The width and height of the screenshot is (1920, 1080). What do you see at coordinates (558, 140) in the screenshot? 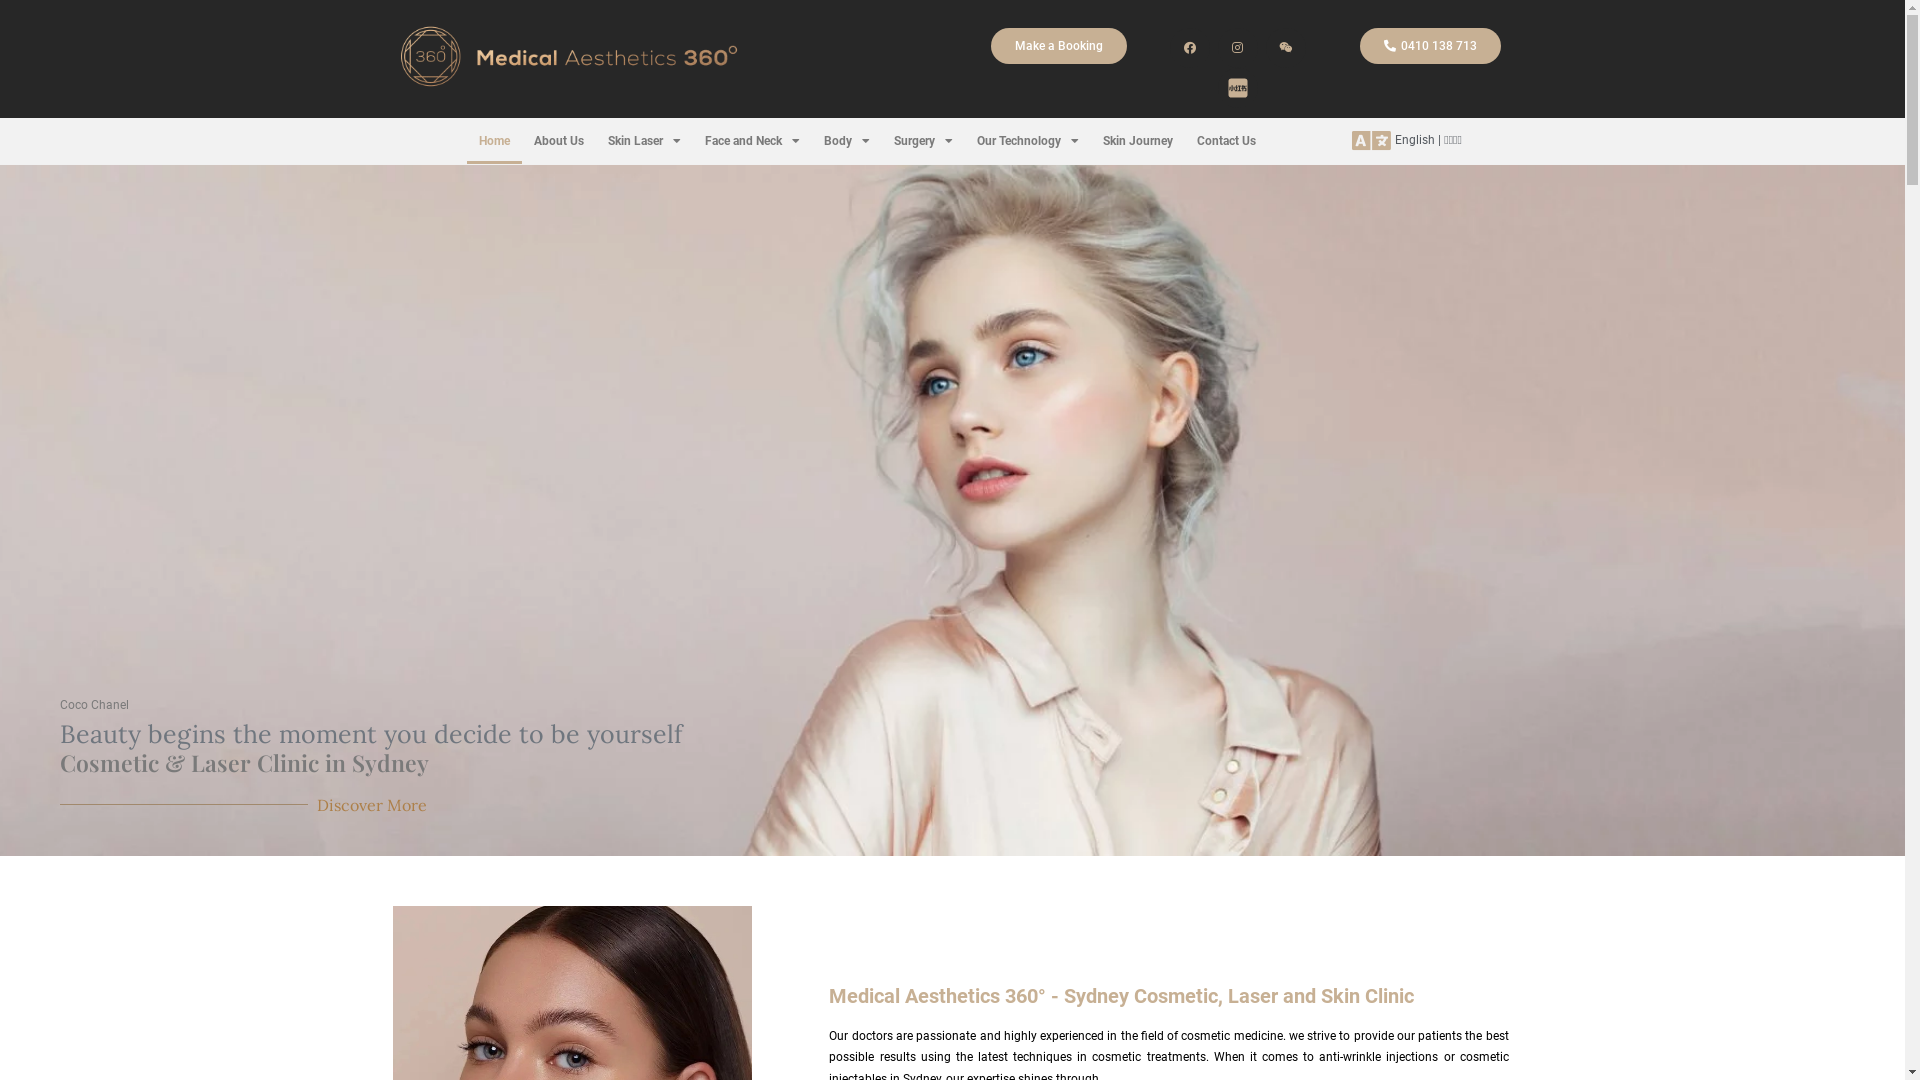
I see `'About Us'` at bounding box center [558, 140].